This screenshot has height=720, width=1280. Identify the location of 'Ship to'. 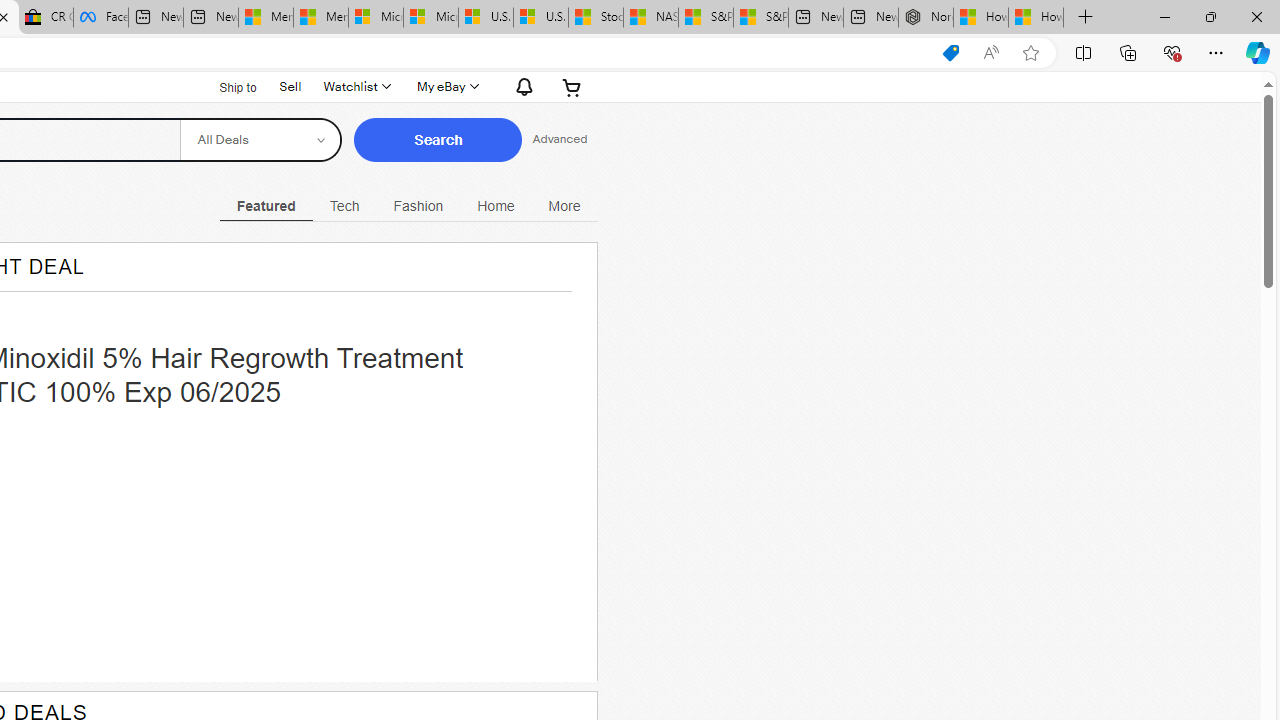
(225, 86).